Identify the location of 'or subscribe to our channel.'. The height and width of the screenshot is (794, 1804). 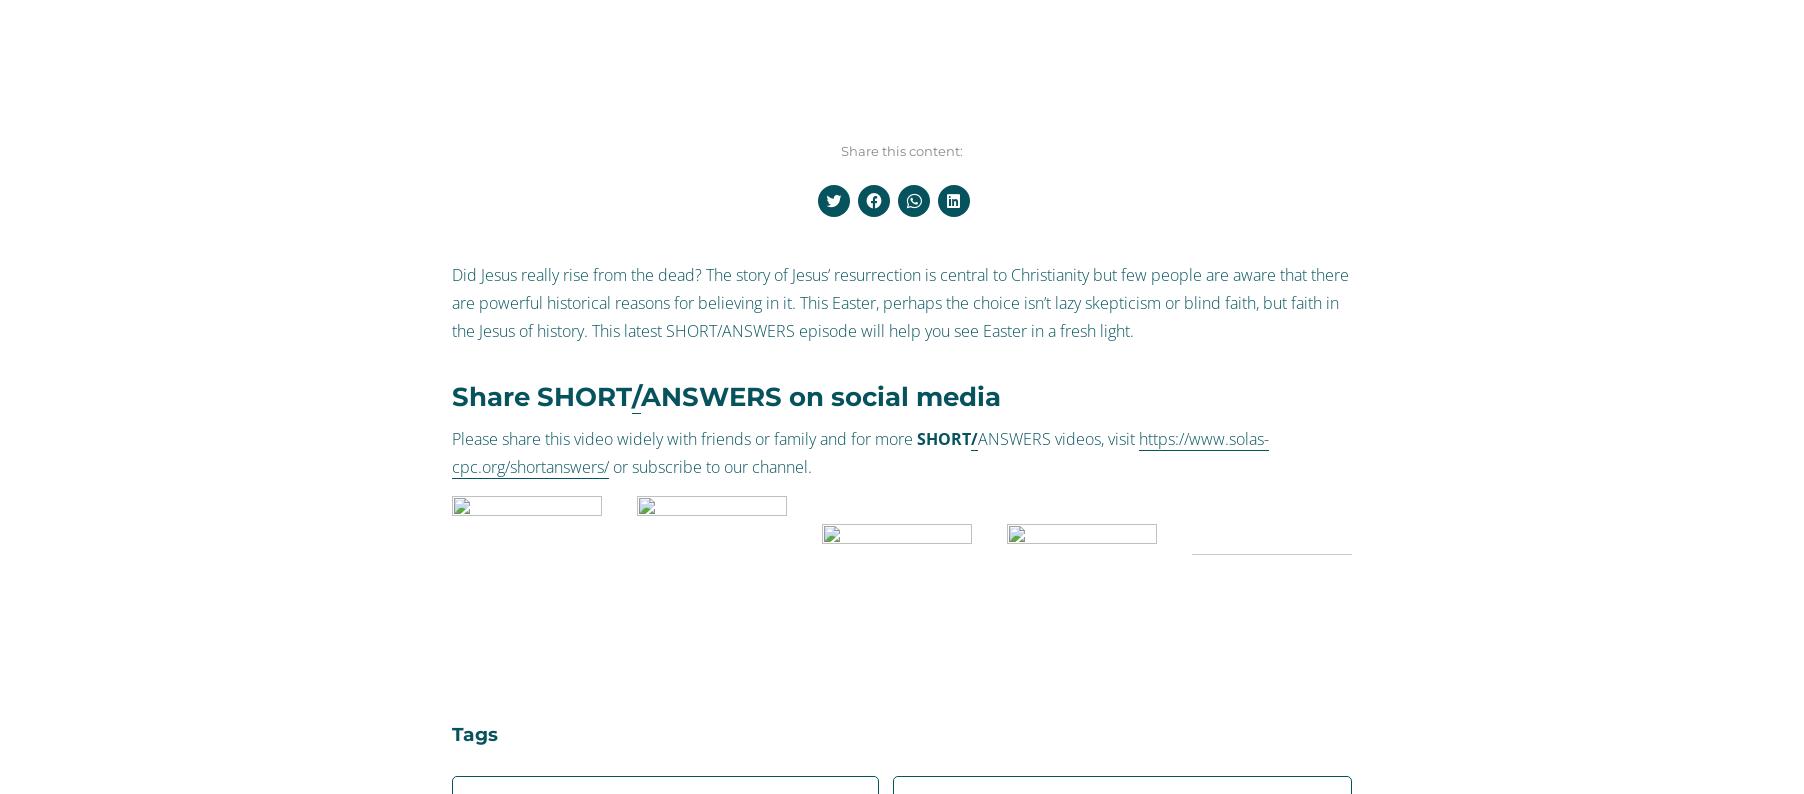
(710, 465).